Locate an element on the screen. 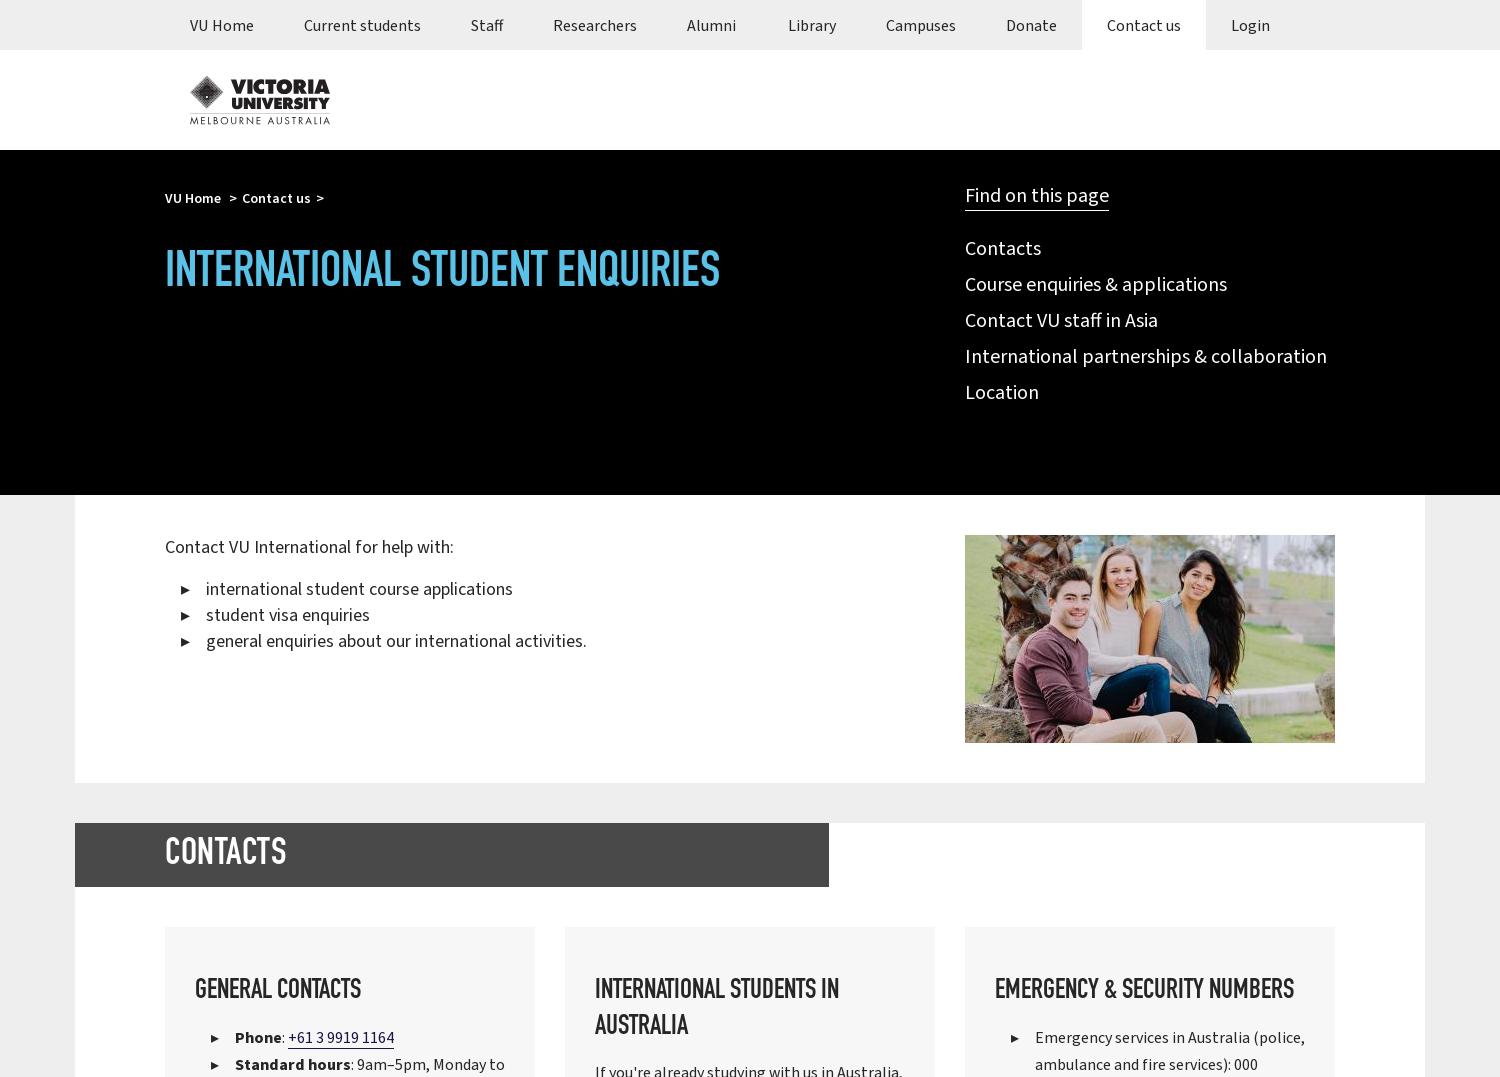 The height and width of the screenshot is (1077, 1500). 'Staff' is located at coordinates (486, 24).